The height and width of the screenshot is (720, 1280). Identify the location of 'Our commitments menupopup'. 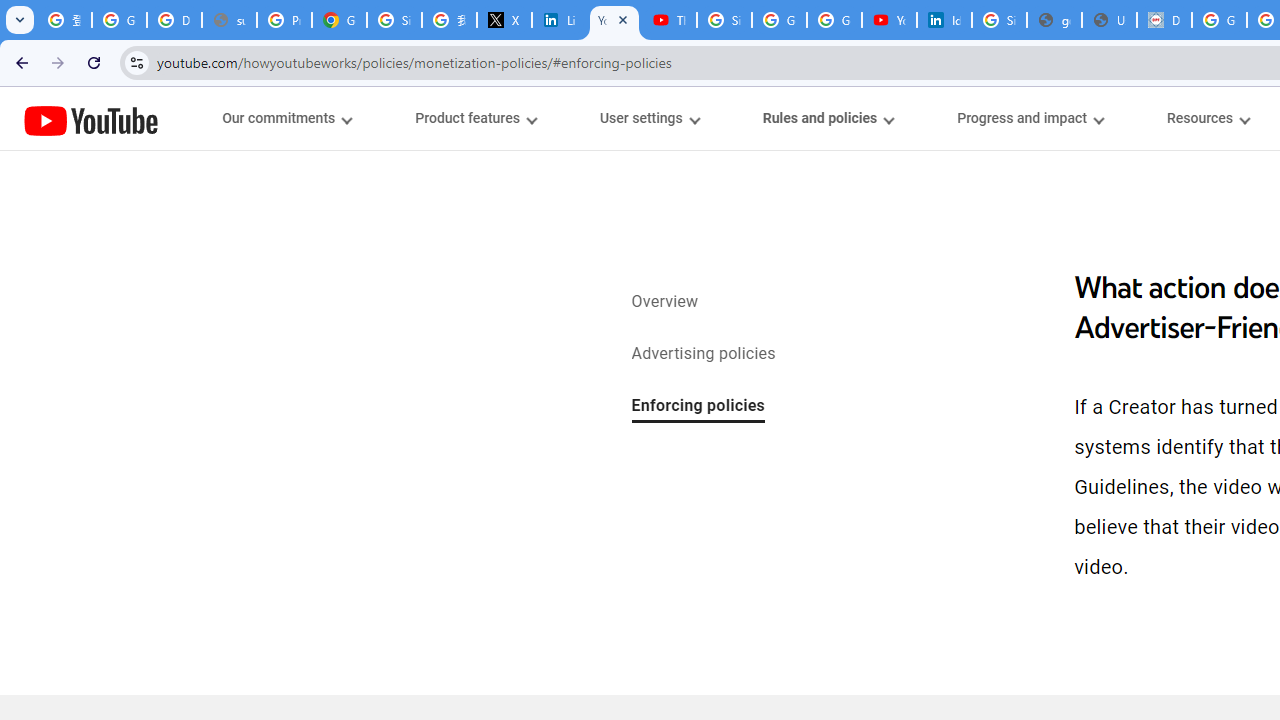
(285, 118).